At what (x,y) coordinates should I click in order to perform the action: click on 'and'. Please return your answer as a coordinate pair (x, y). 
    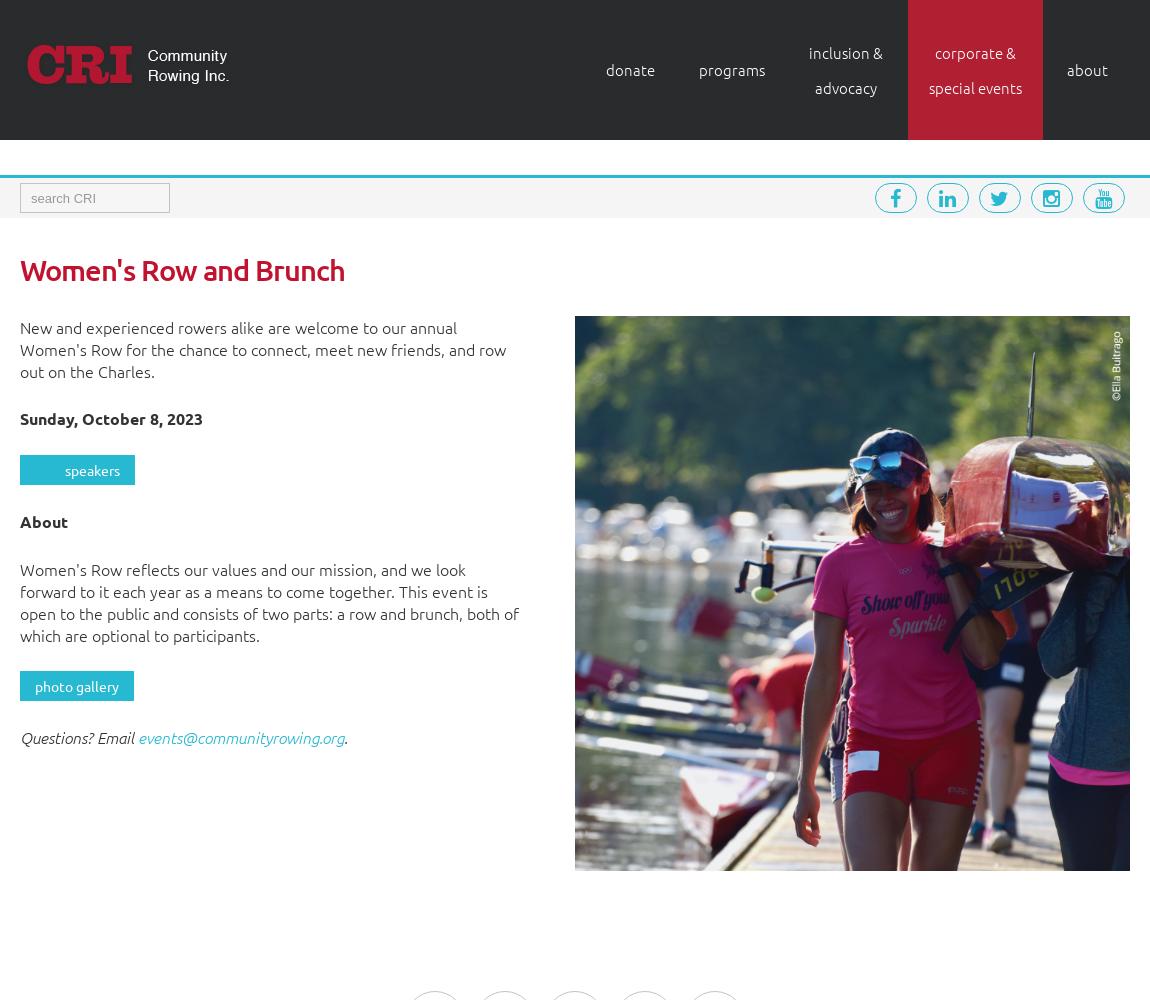
    Looking at the image, I should click on (224, 269).